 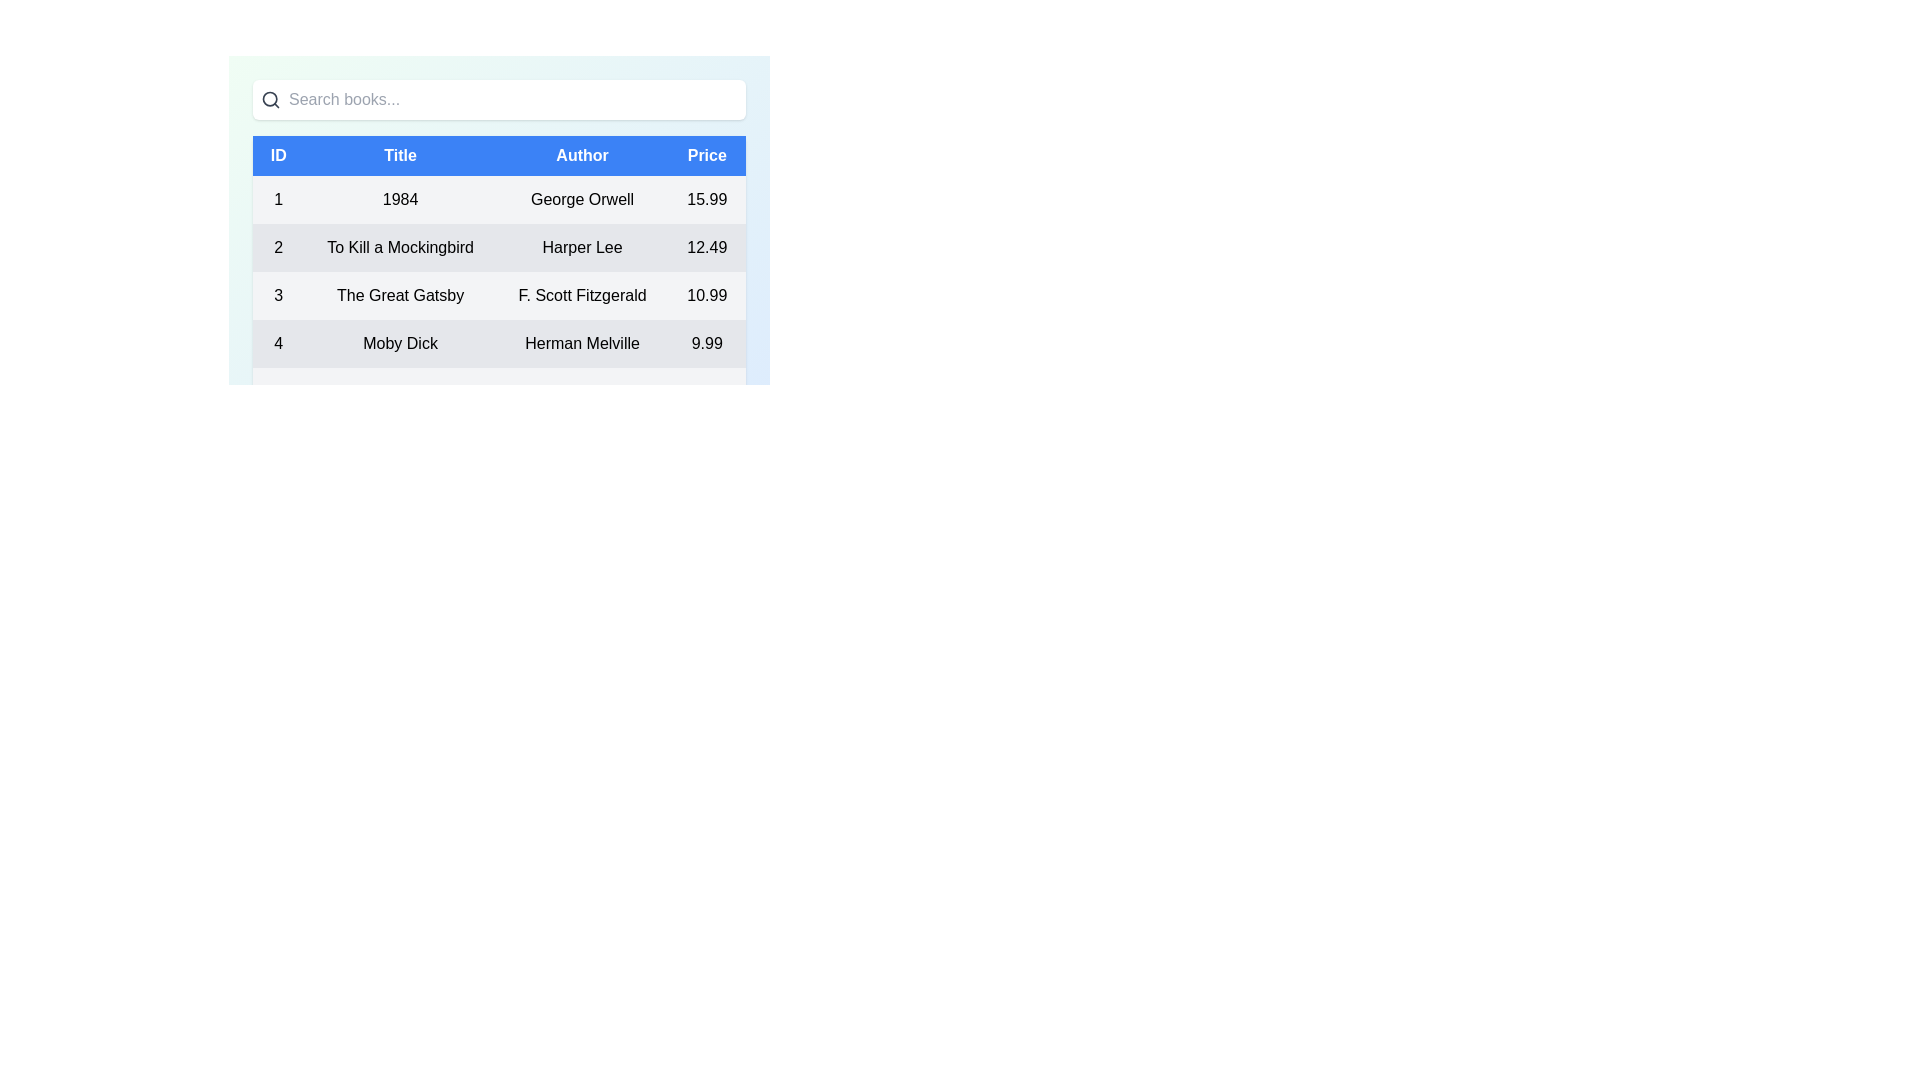 I want to click on the Text Label displaying the author's name in the second row of the table under the 'Author' column, so click(x=581, y=246).